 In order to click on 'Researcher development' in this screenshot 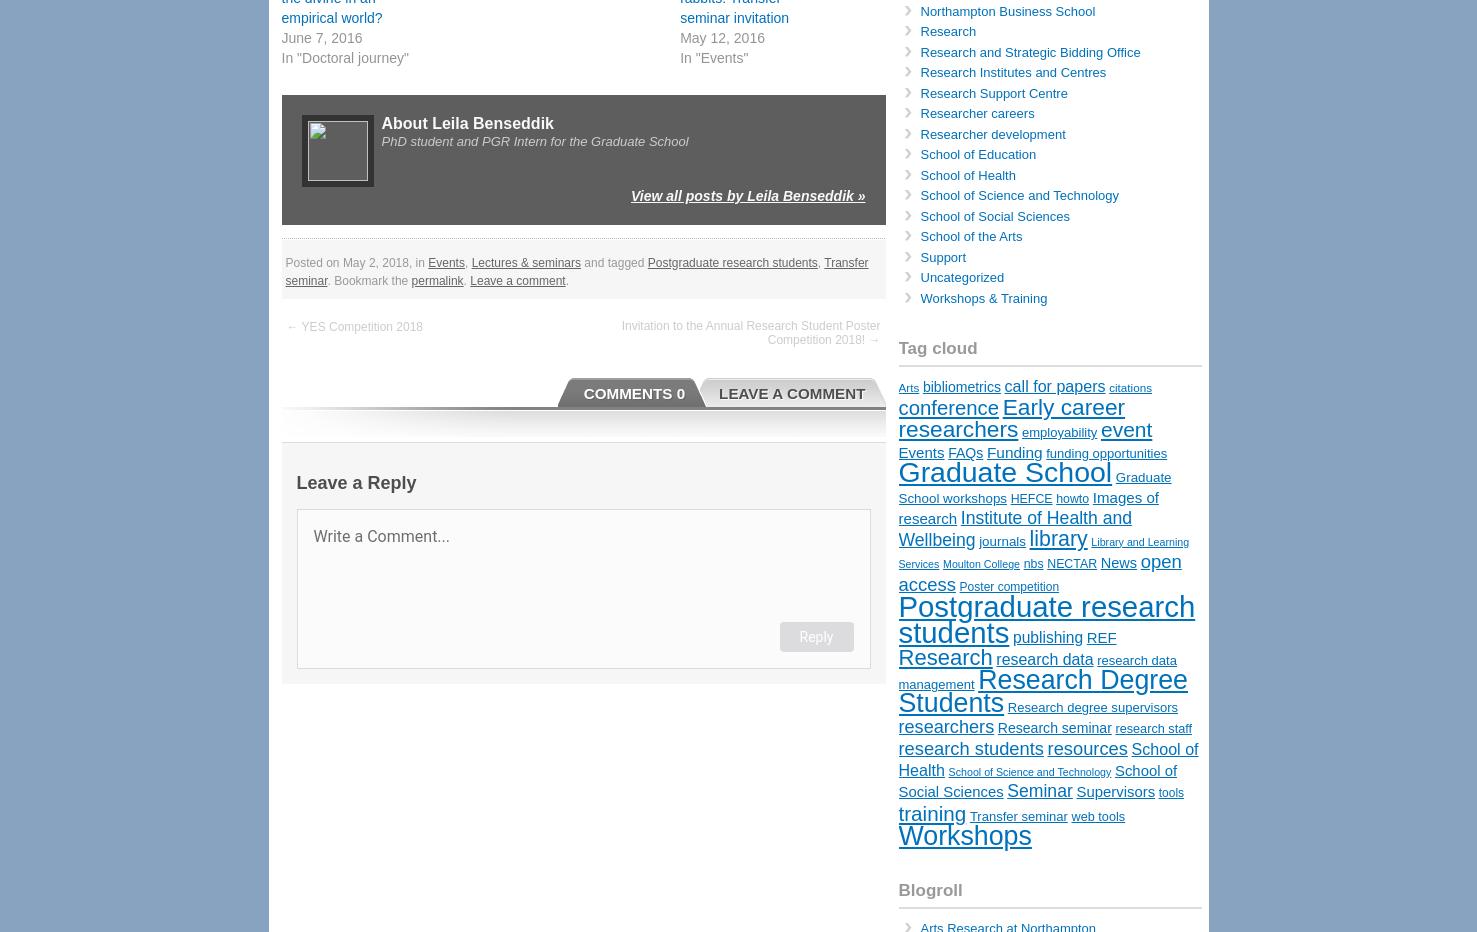, I will do `click(991, 132)`.